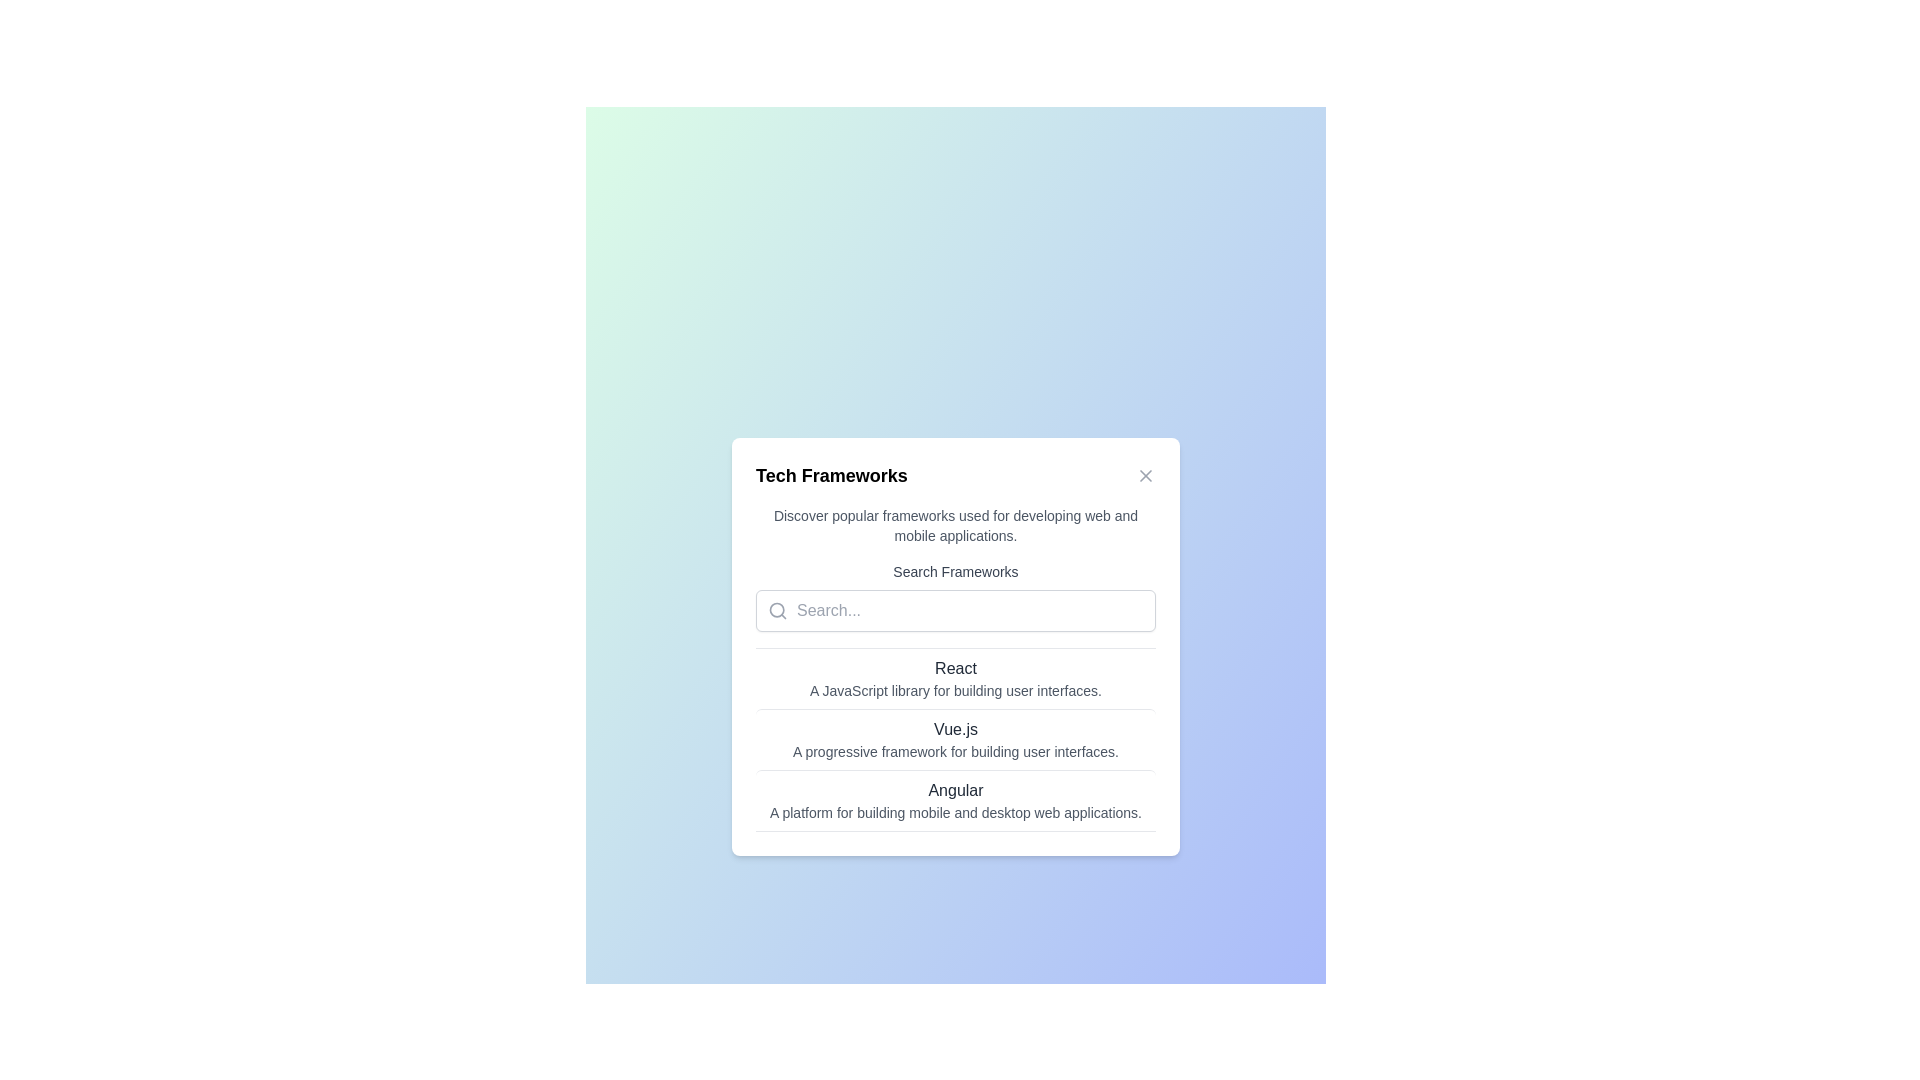 The image size is (1920, 1080). Describe the element at coordinates (954, 524) in the screenshot. I see `text block element displaying 'Discover popular frameworks used for developing web and mobile applications.' which is located within the 'Tech Frameworks' card, positioned below the title and above the search label` at that location.